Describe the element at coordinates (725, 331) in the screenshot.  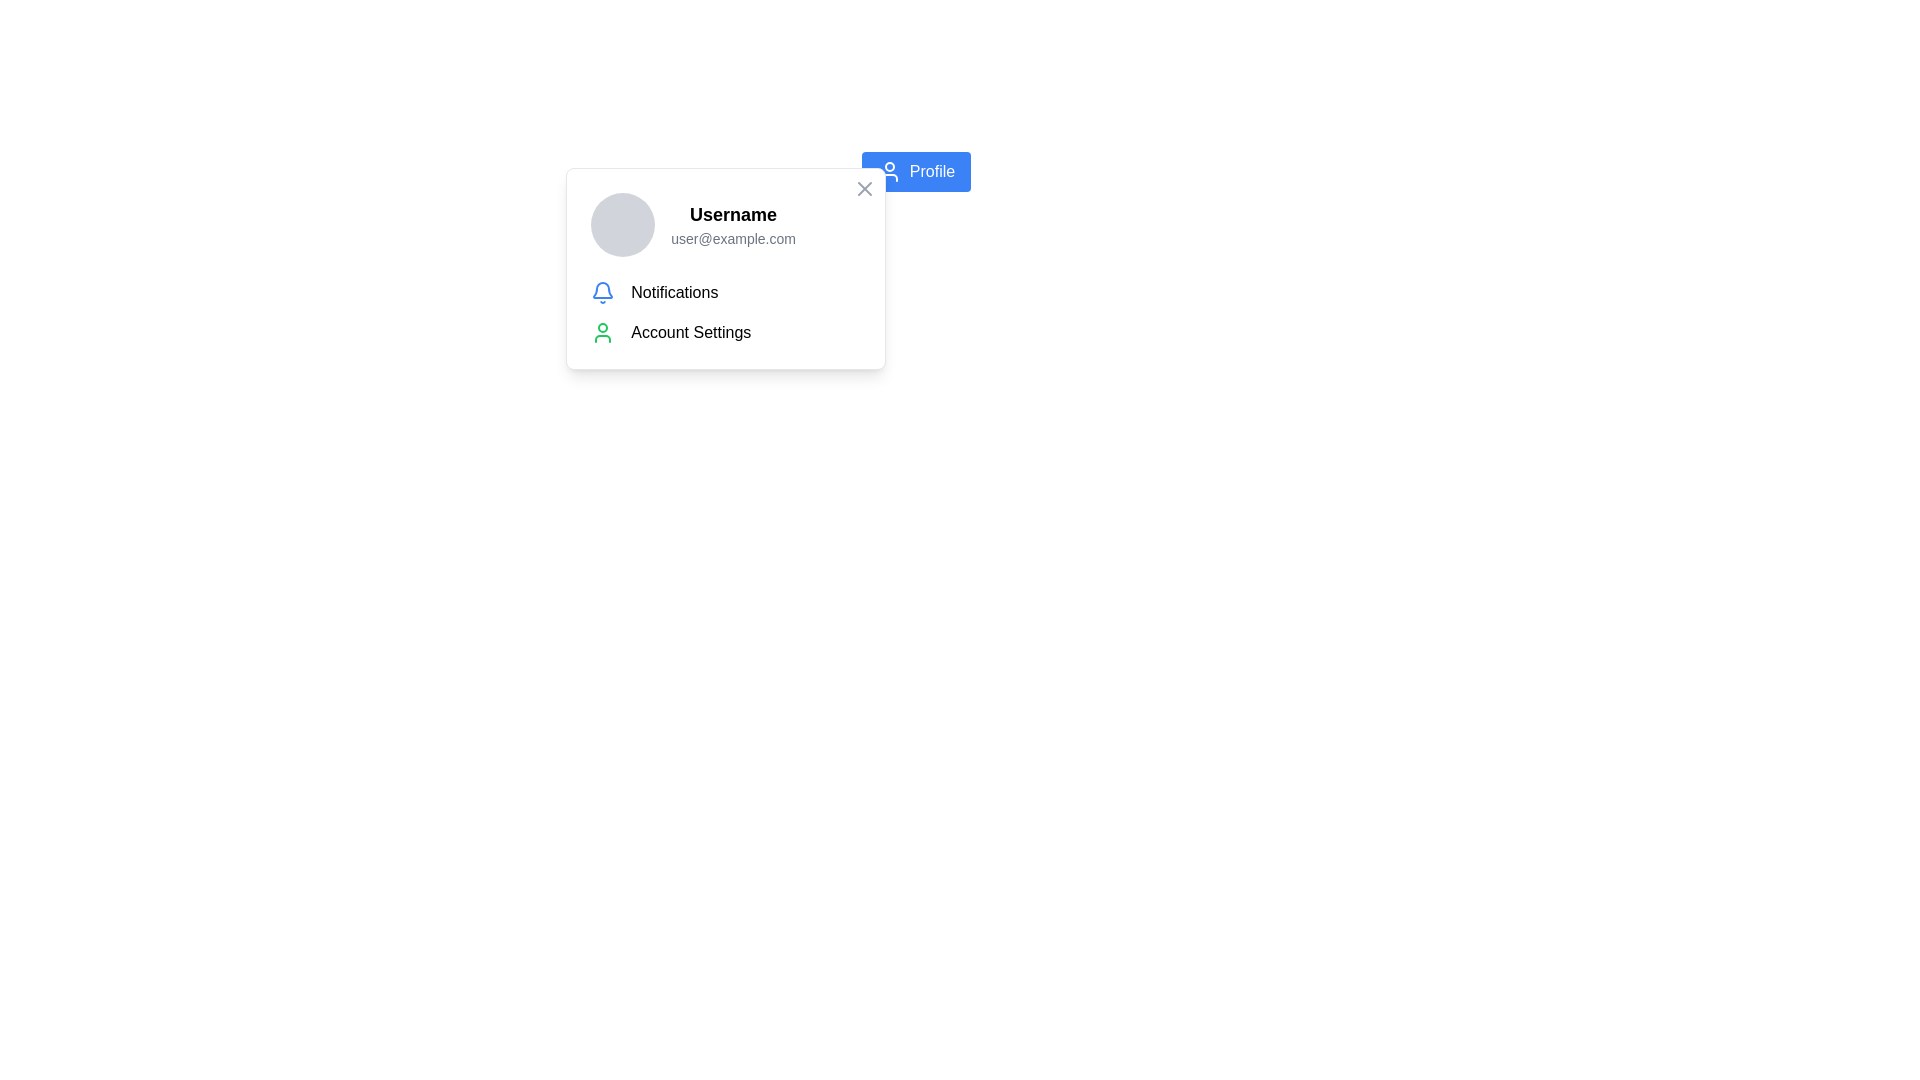
I see `the account settings label with its associated icon, positioned below the Notifications label` at that location.